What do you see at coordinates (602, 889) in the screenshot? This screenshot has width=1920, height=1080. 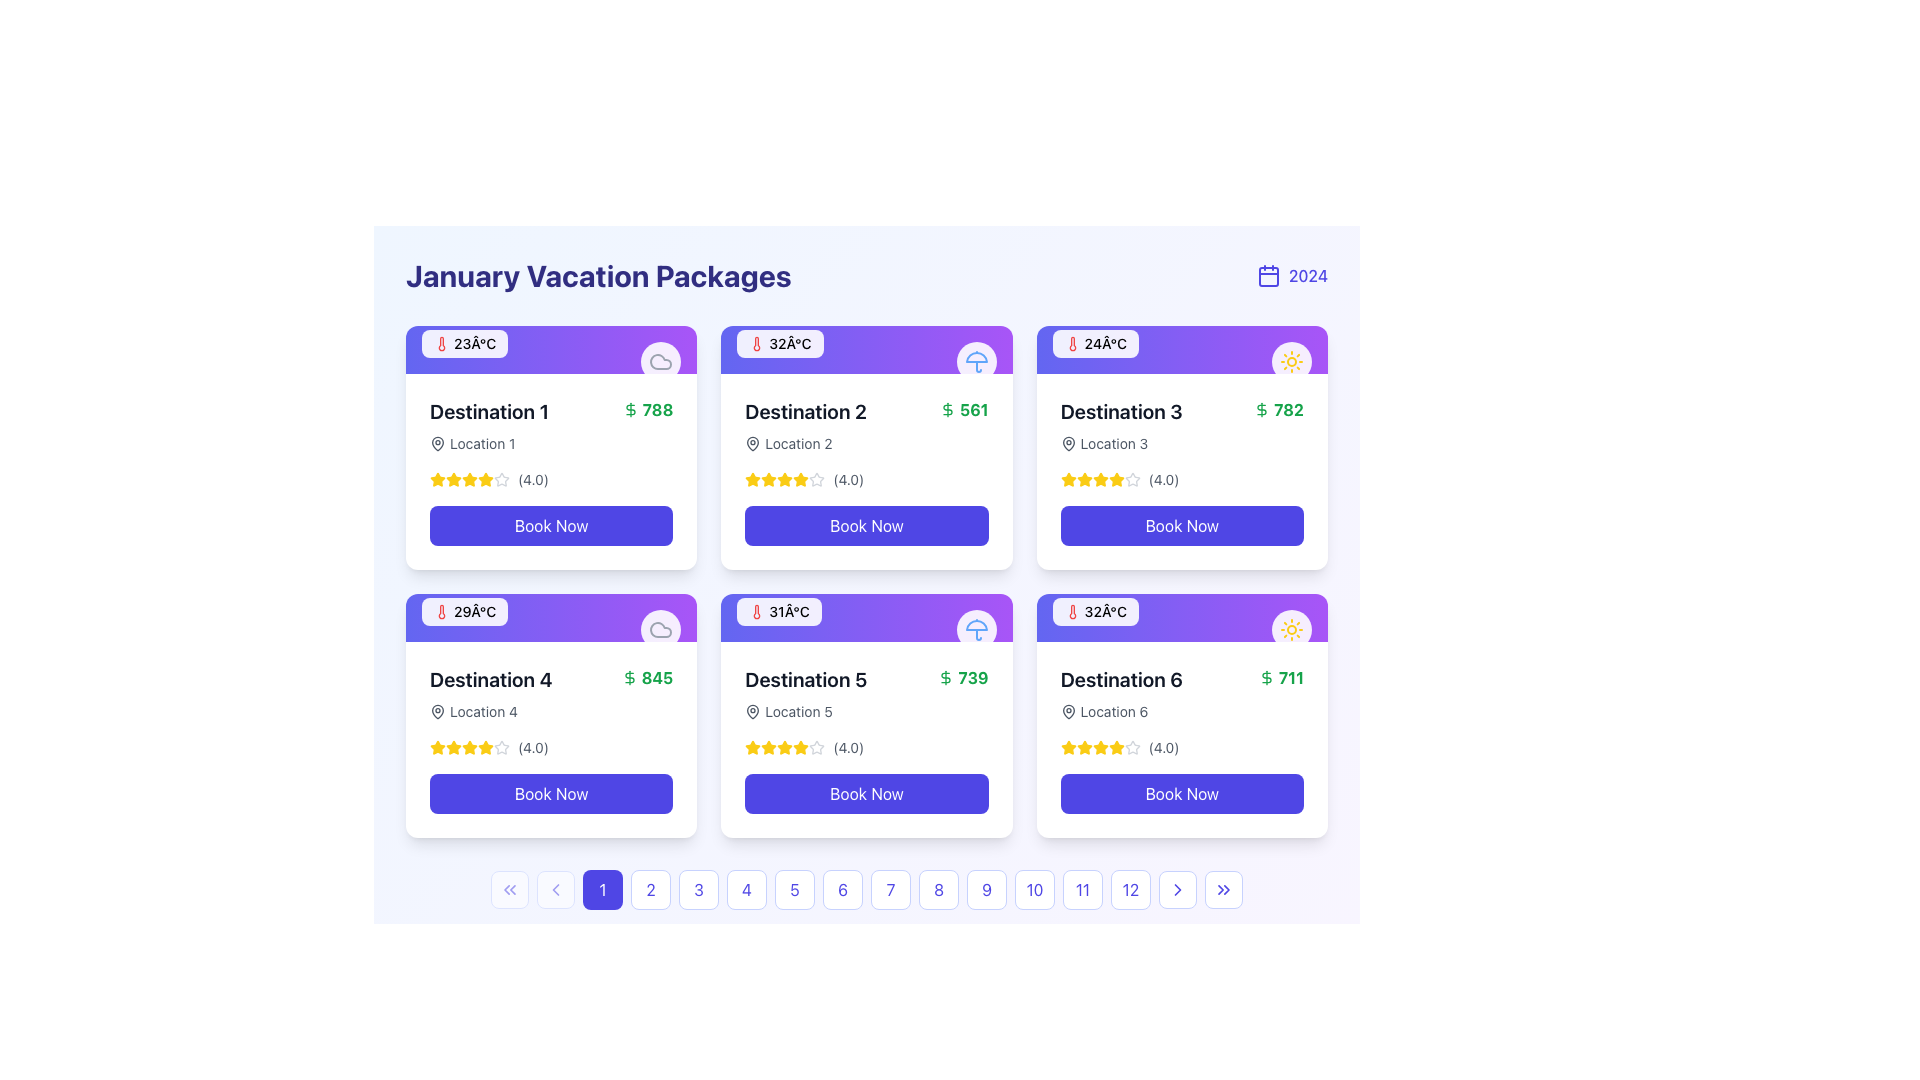 I see `the pagination button located at the bottom center of the interface` at bounding box center [602, 889].